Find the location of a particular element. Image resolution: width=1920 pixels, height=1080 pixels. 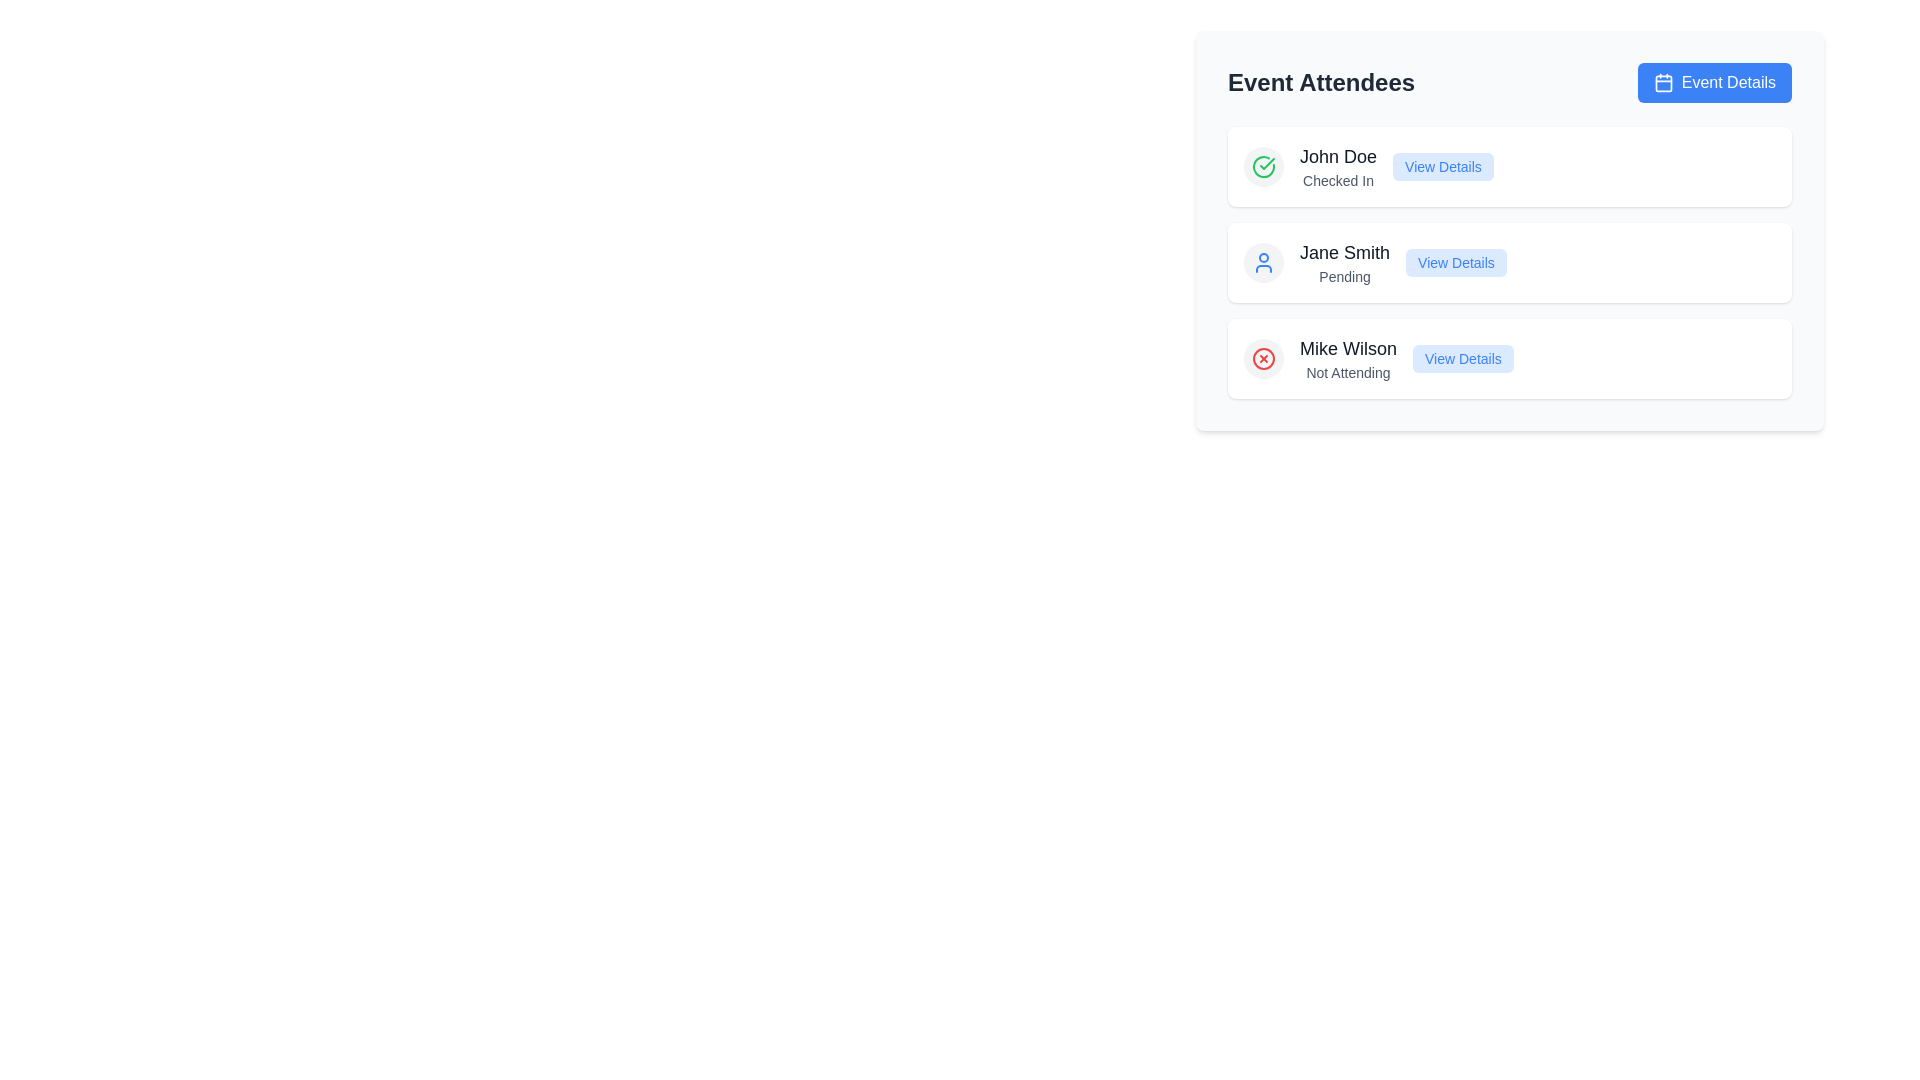

the user avatar SVG icon representing 'Jane Smith' in the 'Event Attendees' section is located at coordinates (1262, 261).